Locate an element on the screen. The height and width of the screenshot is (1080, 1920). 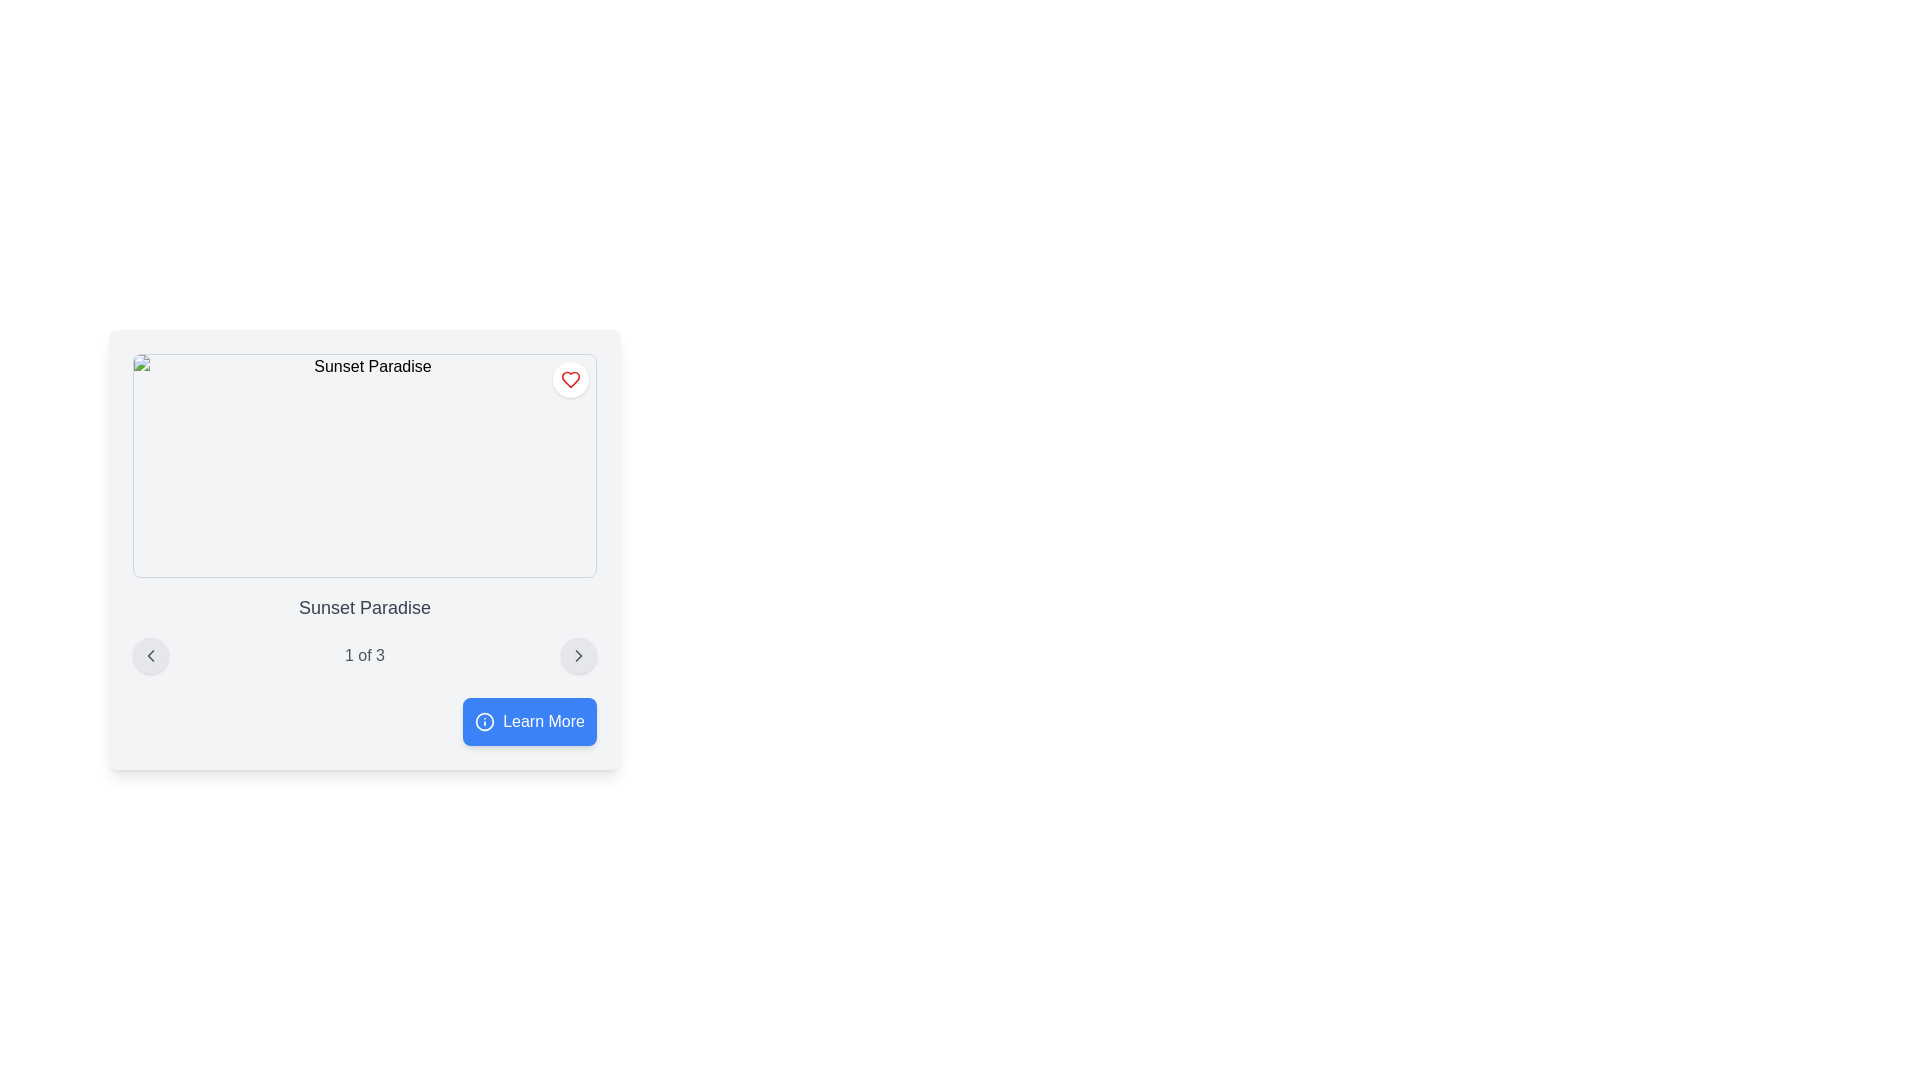
the decorative circle within the SVG icon located in the lower-right area of the card layout containing the 'Learn More' button is located at coordinates (485, 721).